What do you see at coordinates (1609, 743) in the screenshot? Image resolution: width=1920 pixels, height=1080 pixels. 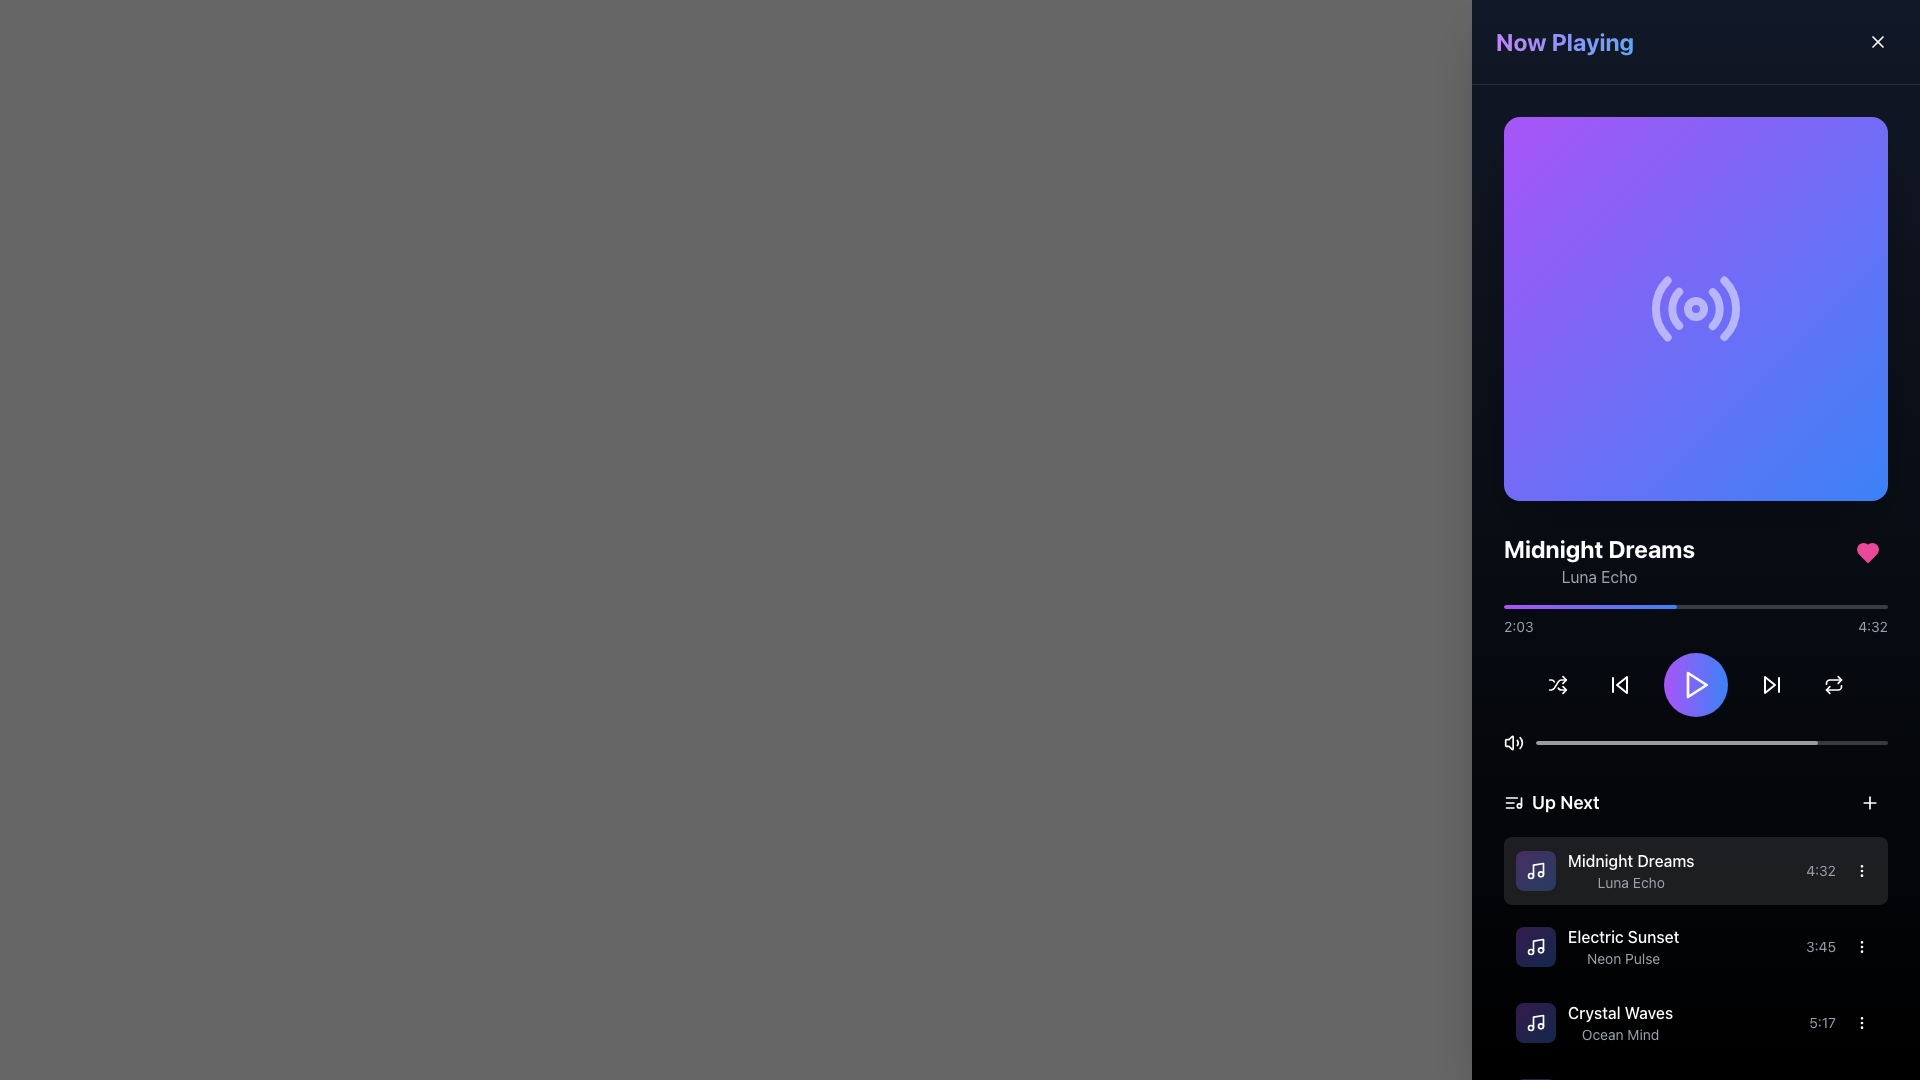 I see `playback position` at bounding box center [1609, 743].